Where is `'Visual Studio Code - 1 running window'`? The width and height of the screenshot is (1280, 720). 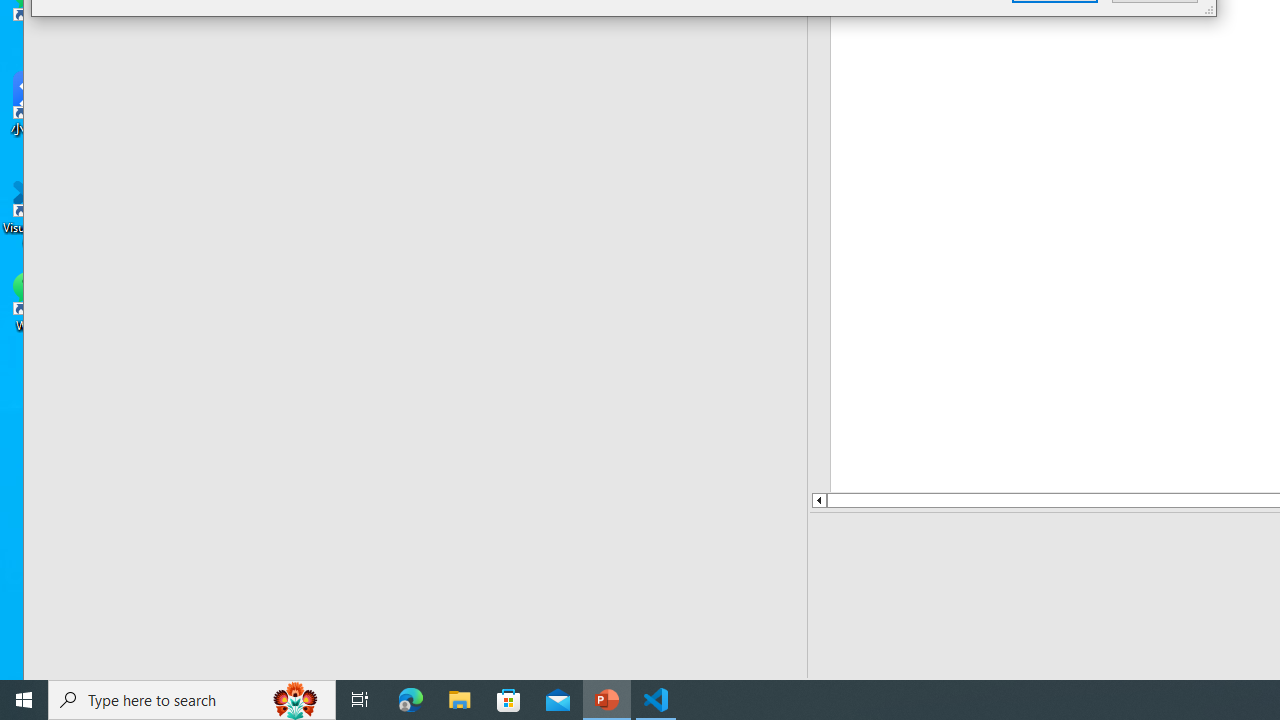
'Visual Studio Code - 1 running window' is located at coordinates (656, 698).